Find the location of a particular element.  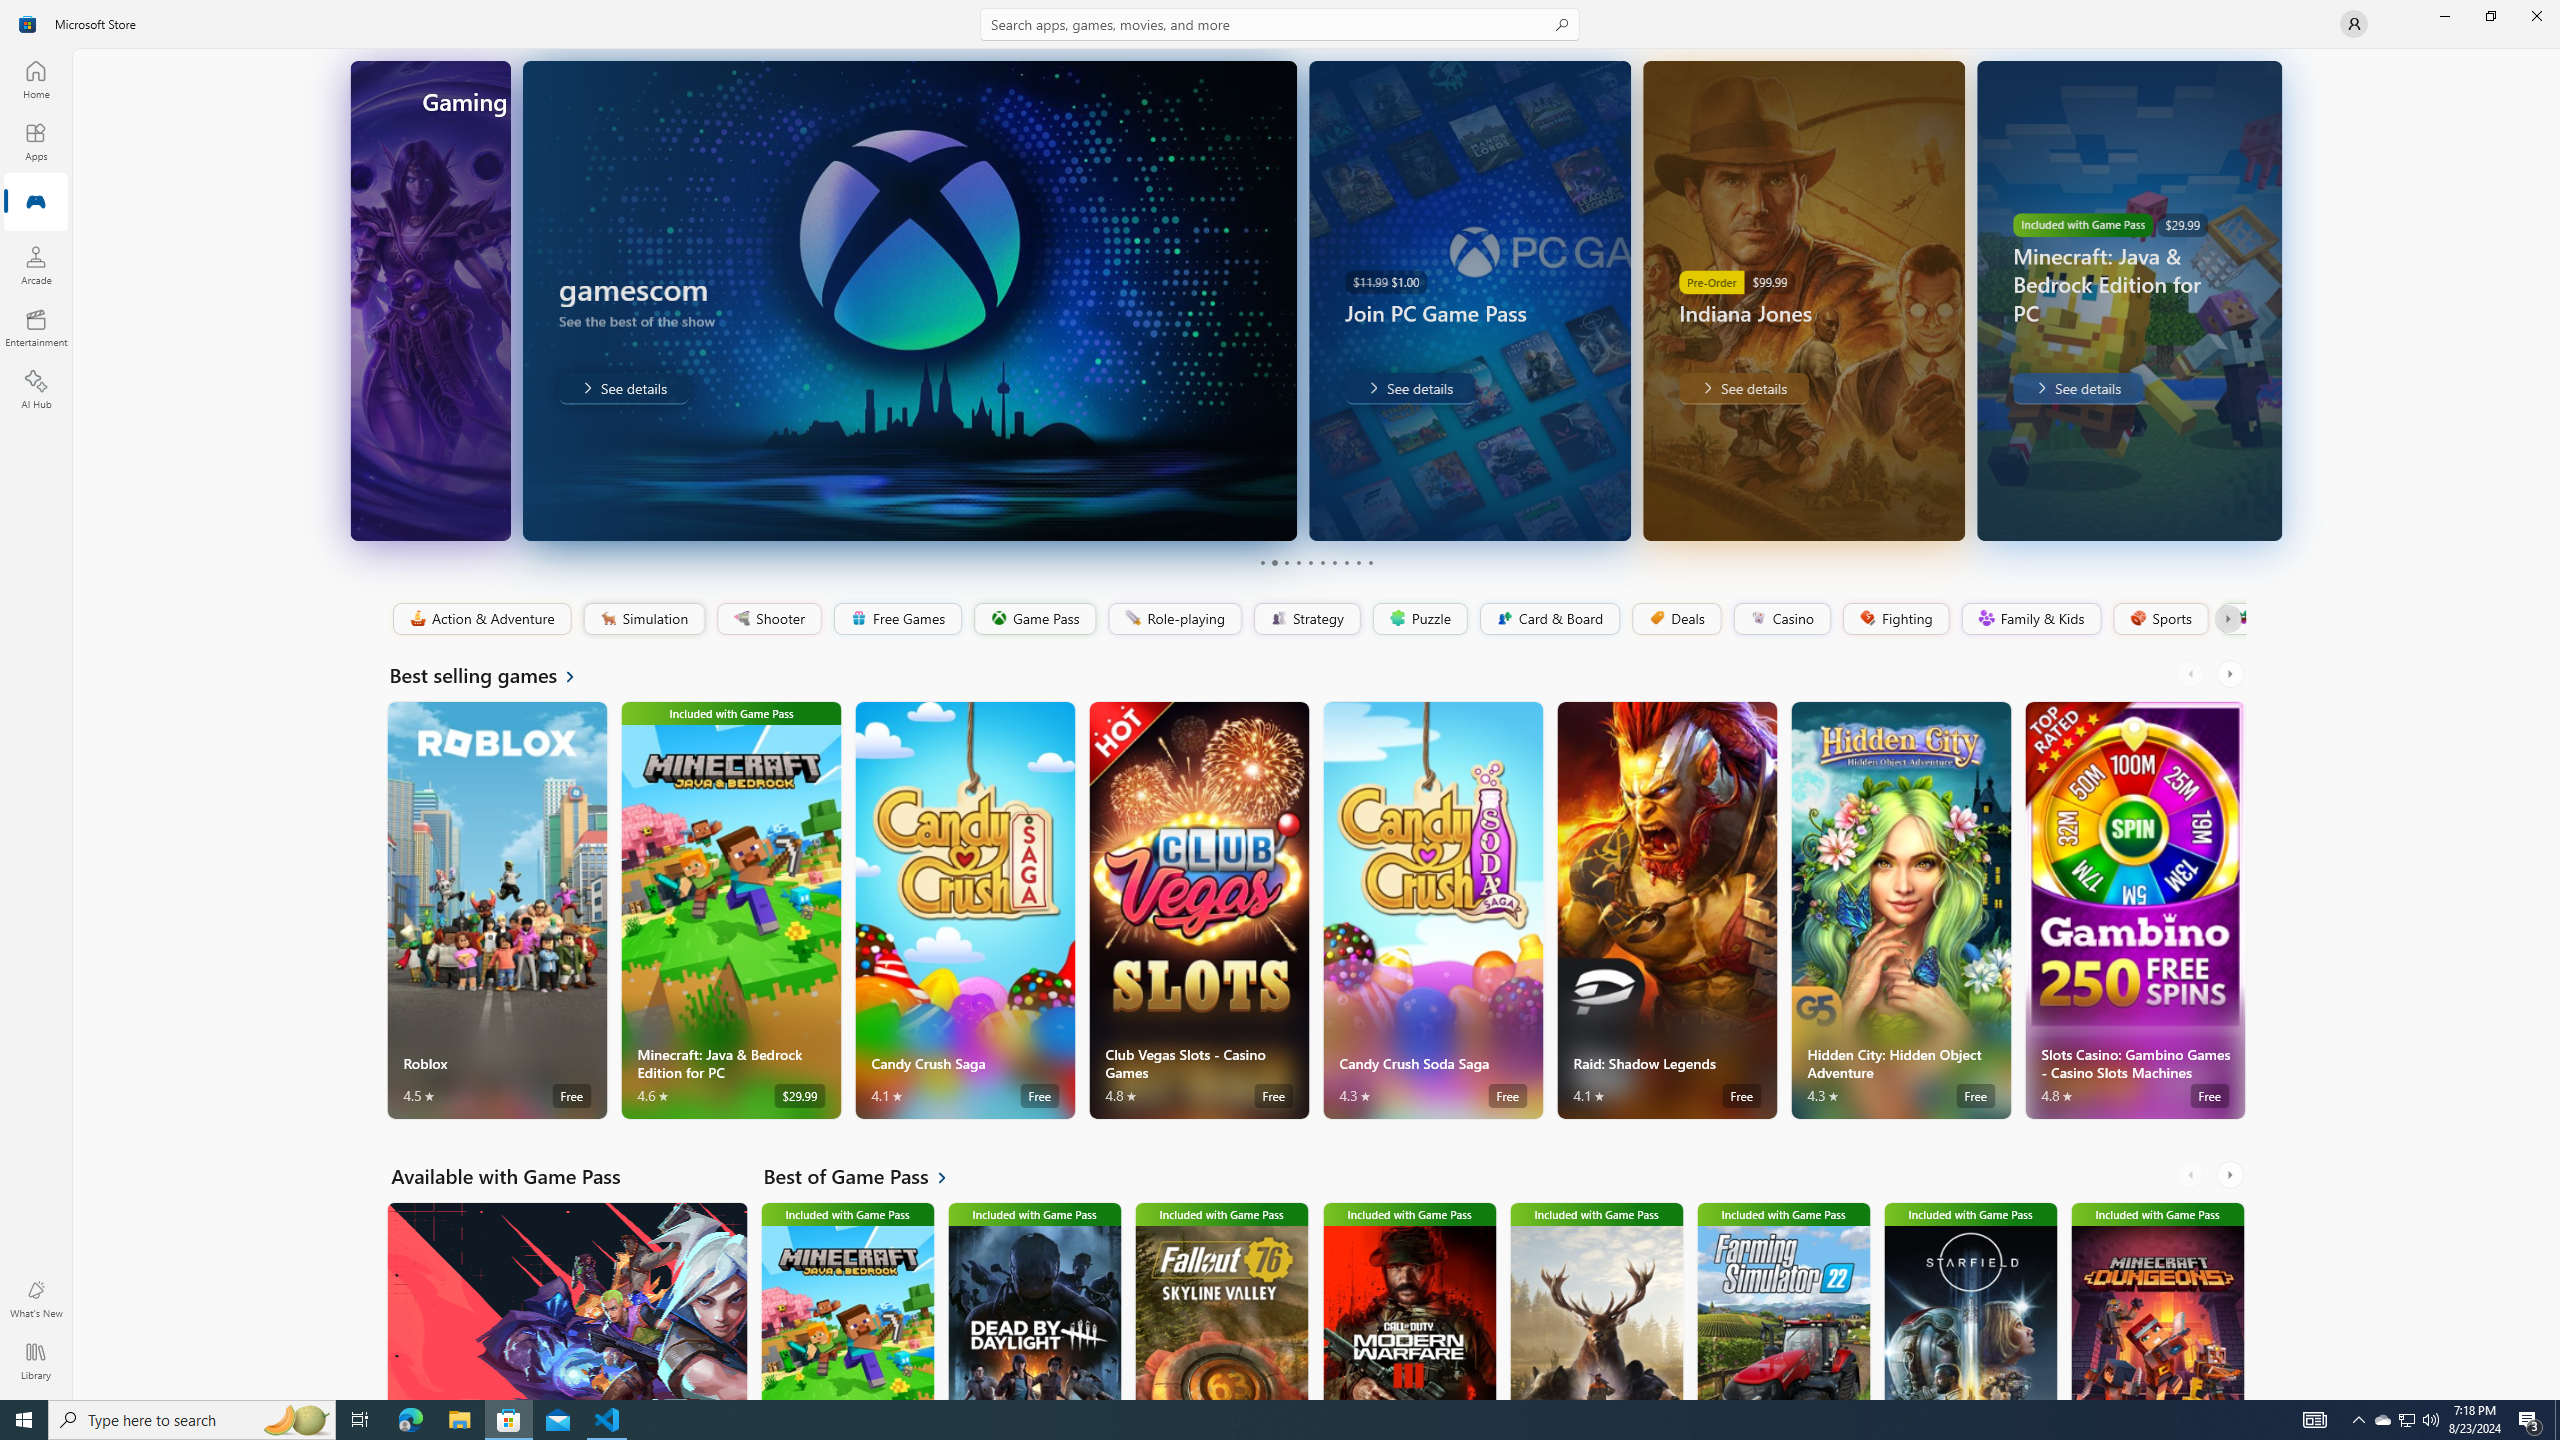

'Simulation' is located at coordinates (643, 618).